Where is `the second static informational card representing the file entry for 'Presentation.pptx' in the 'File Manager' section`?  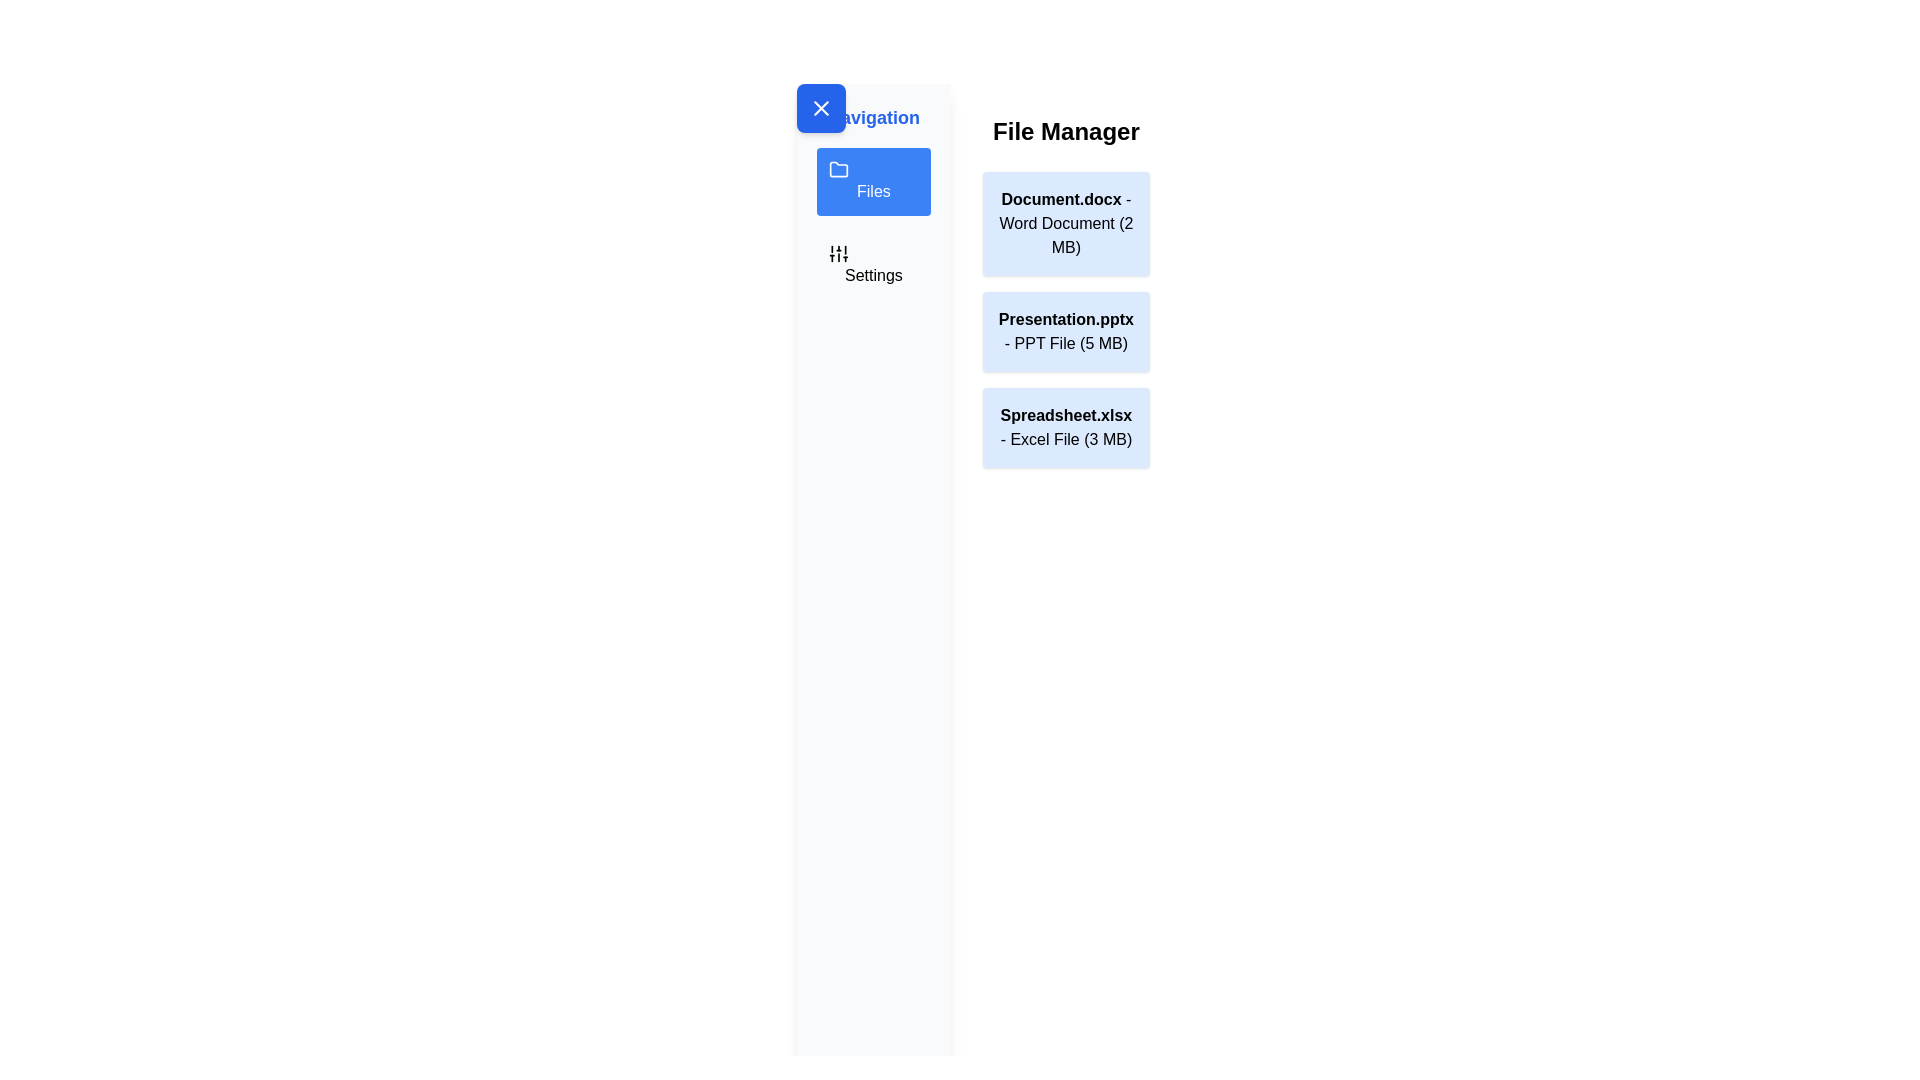
the second static informational card representing the file entry for 'Presentation.pptx' in the 'File Manager' section is located at coordinates (1065, 330).